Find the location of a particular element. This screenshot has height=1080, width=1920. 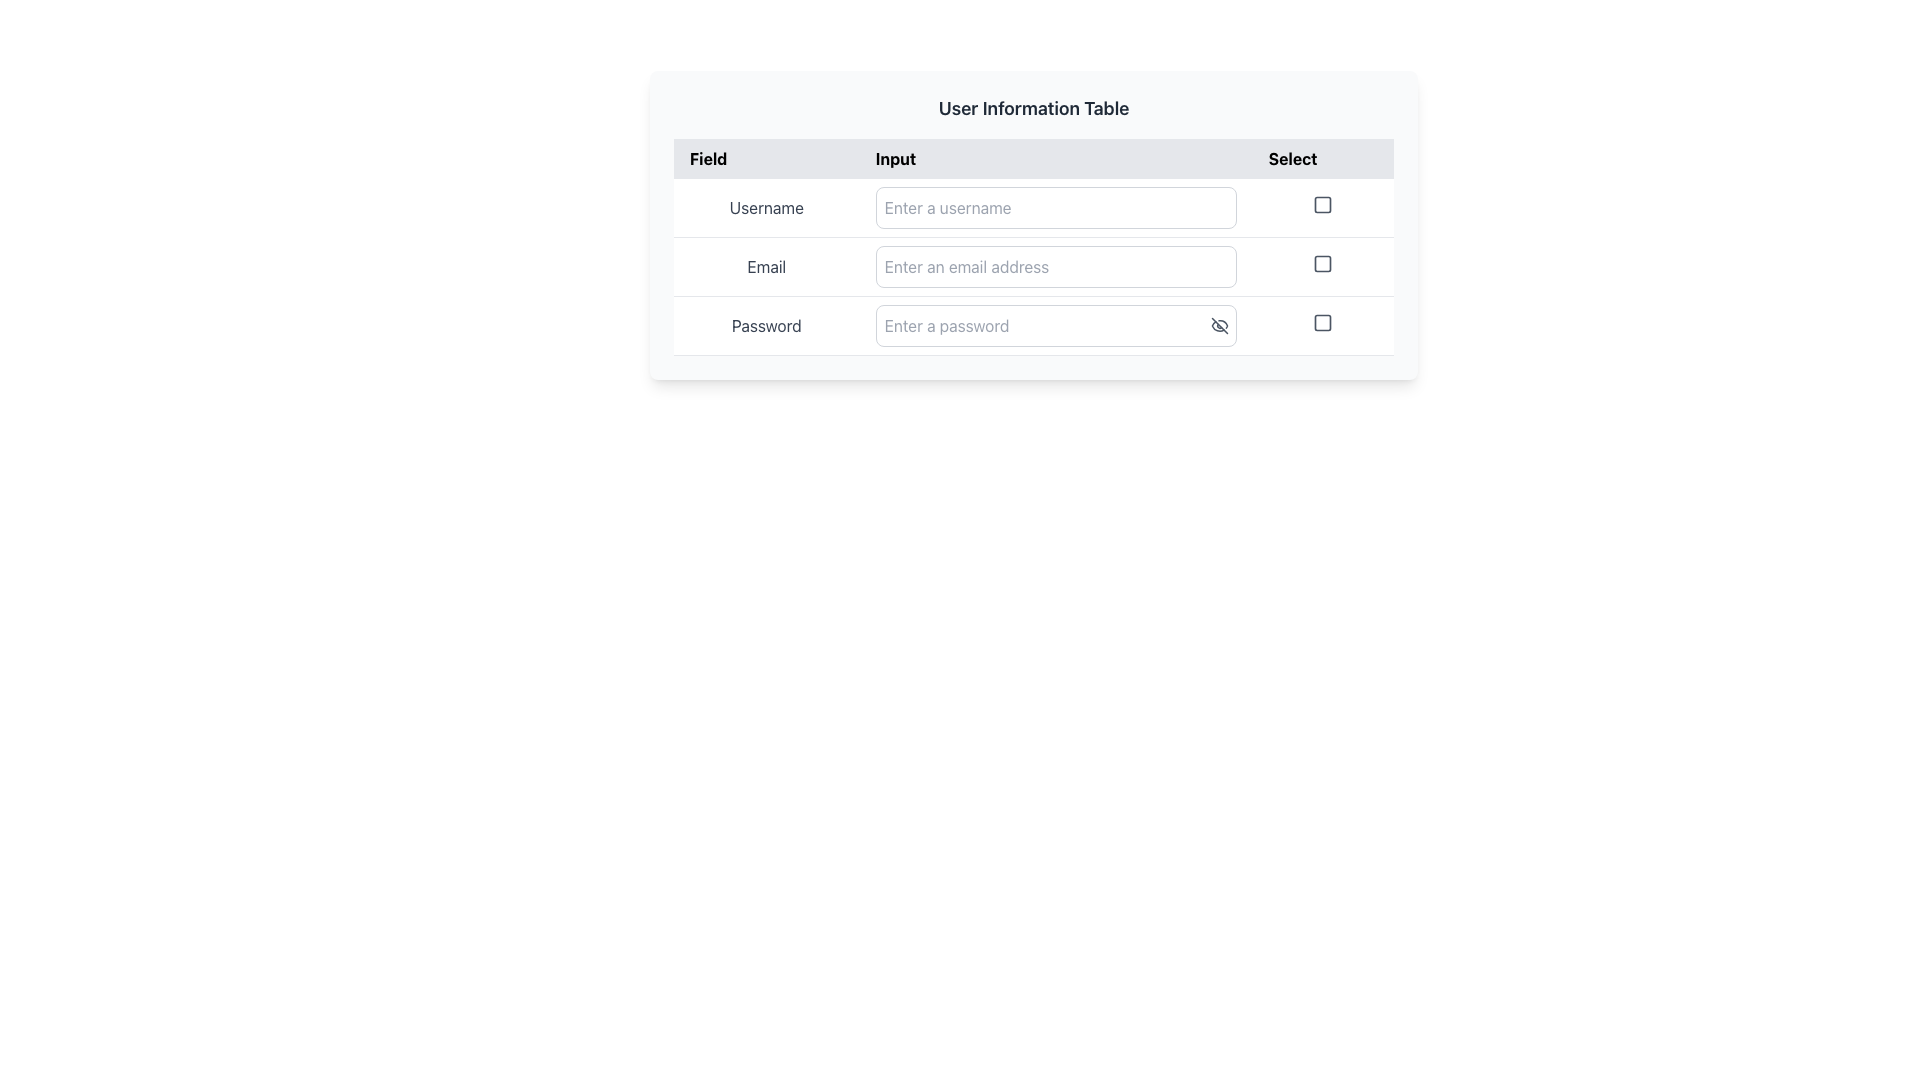

the rectangular button located at the rightmost column of the 'Password' row in the user information table is located at coordinates (1323, 325).